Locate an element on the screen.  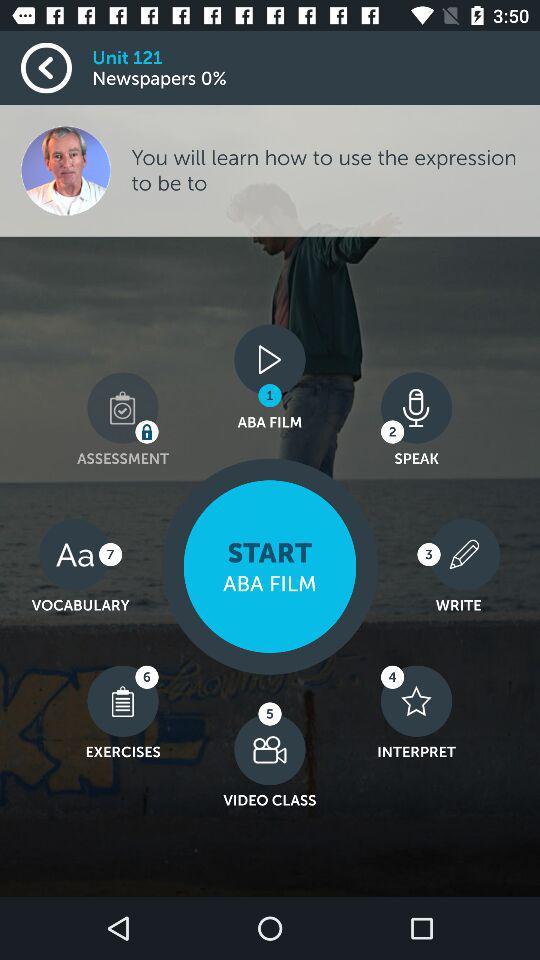
the image which is below the newspapers 0 is located at coordinates (65, 169).